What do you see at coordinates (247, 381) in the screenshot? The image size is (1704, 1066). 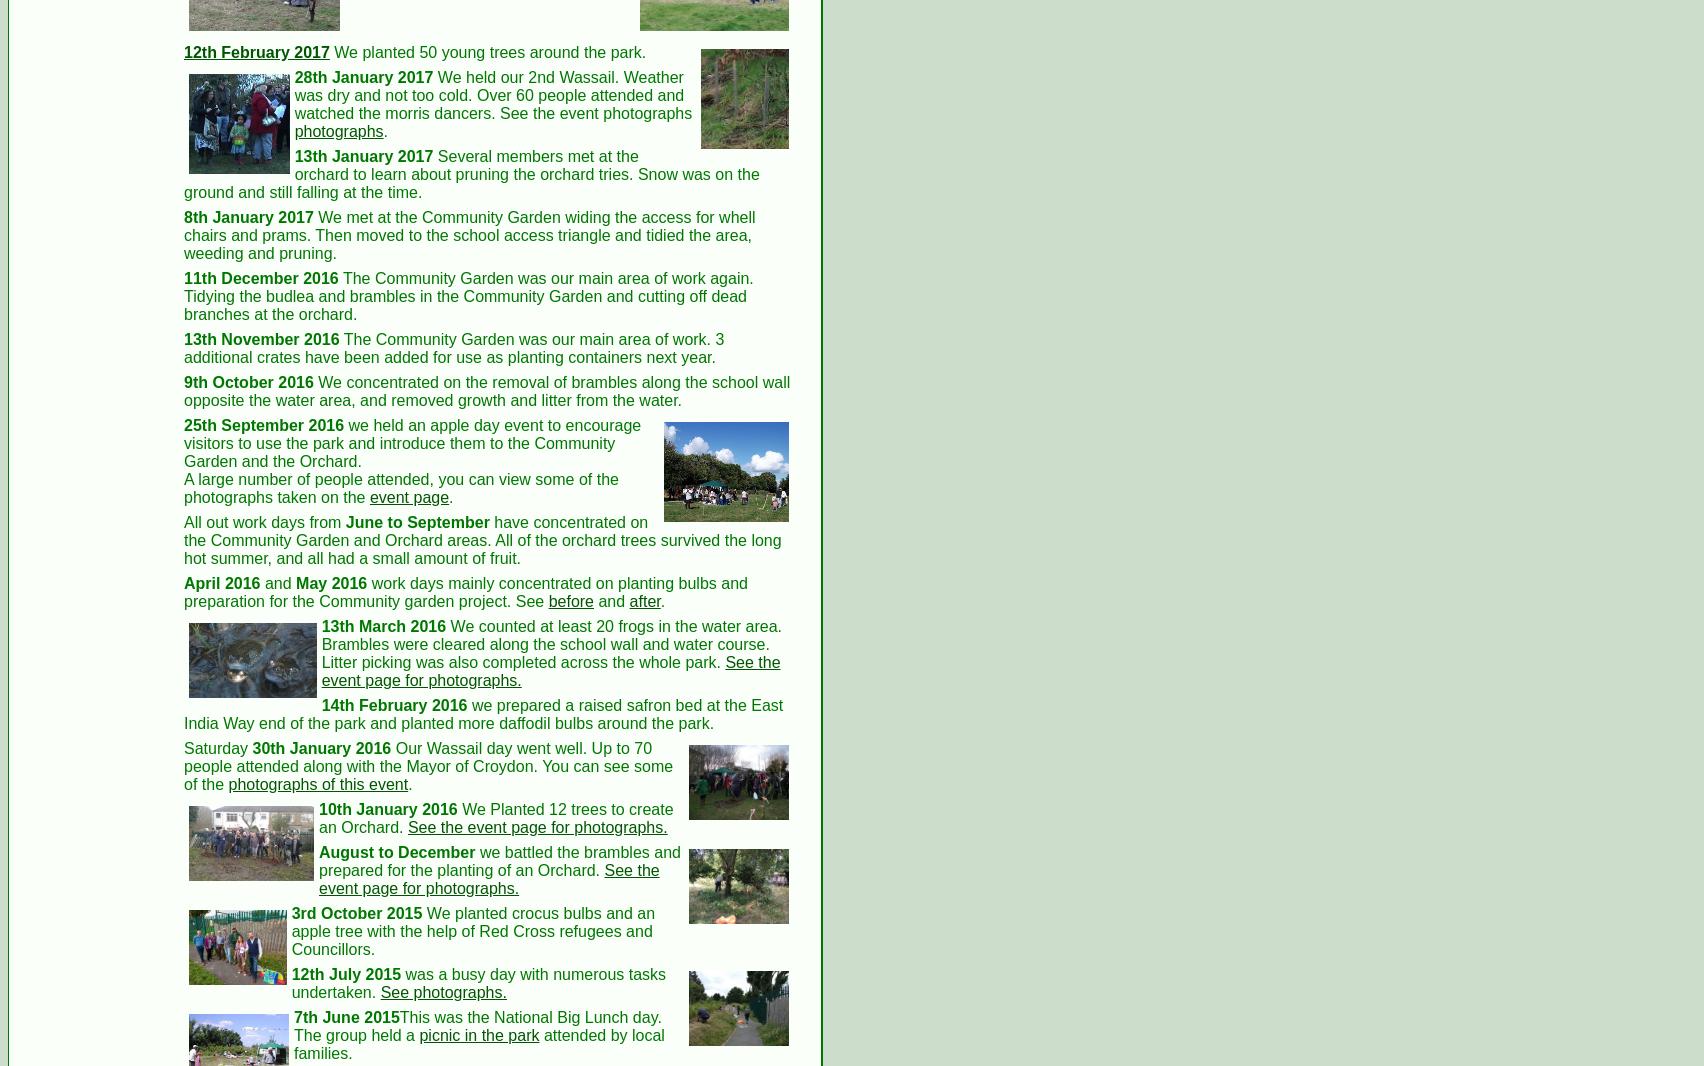 I see `'9th October 2016'` at bounding box center [247, 381].